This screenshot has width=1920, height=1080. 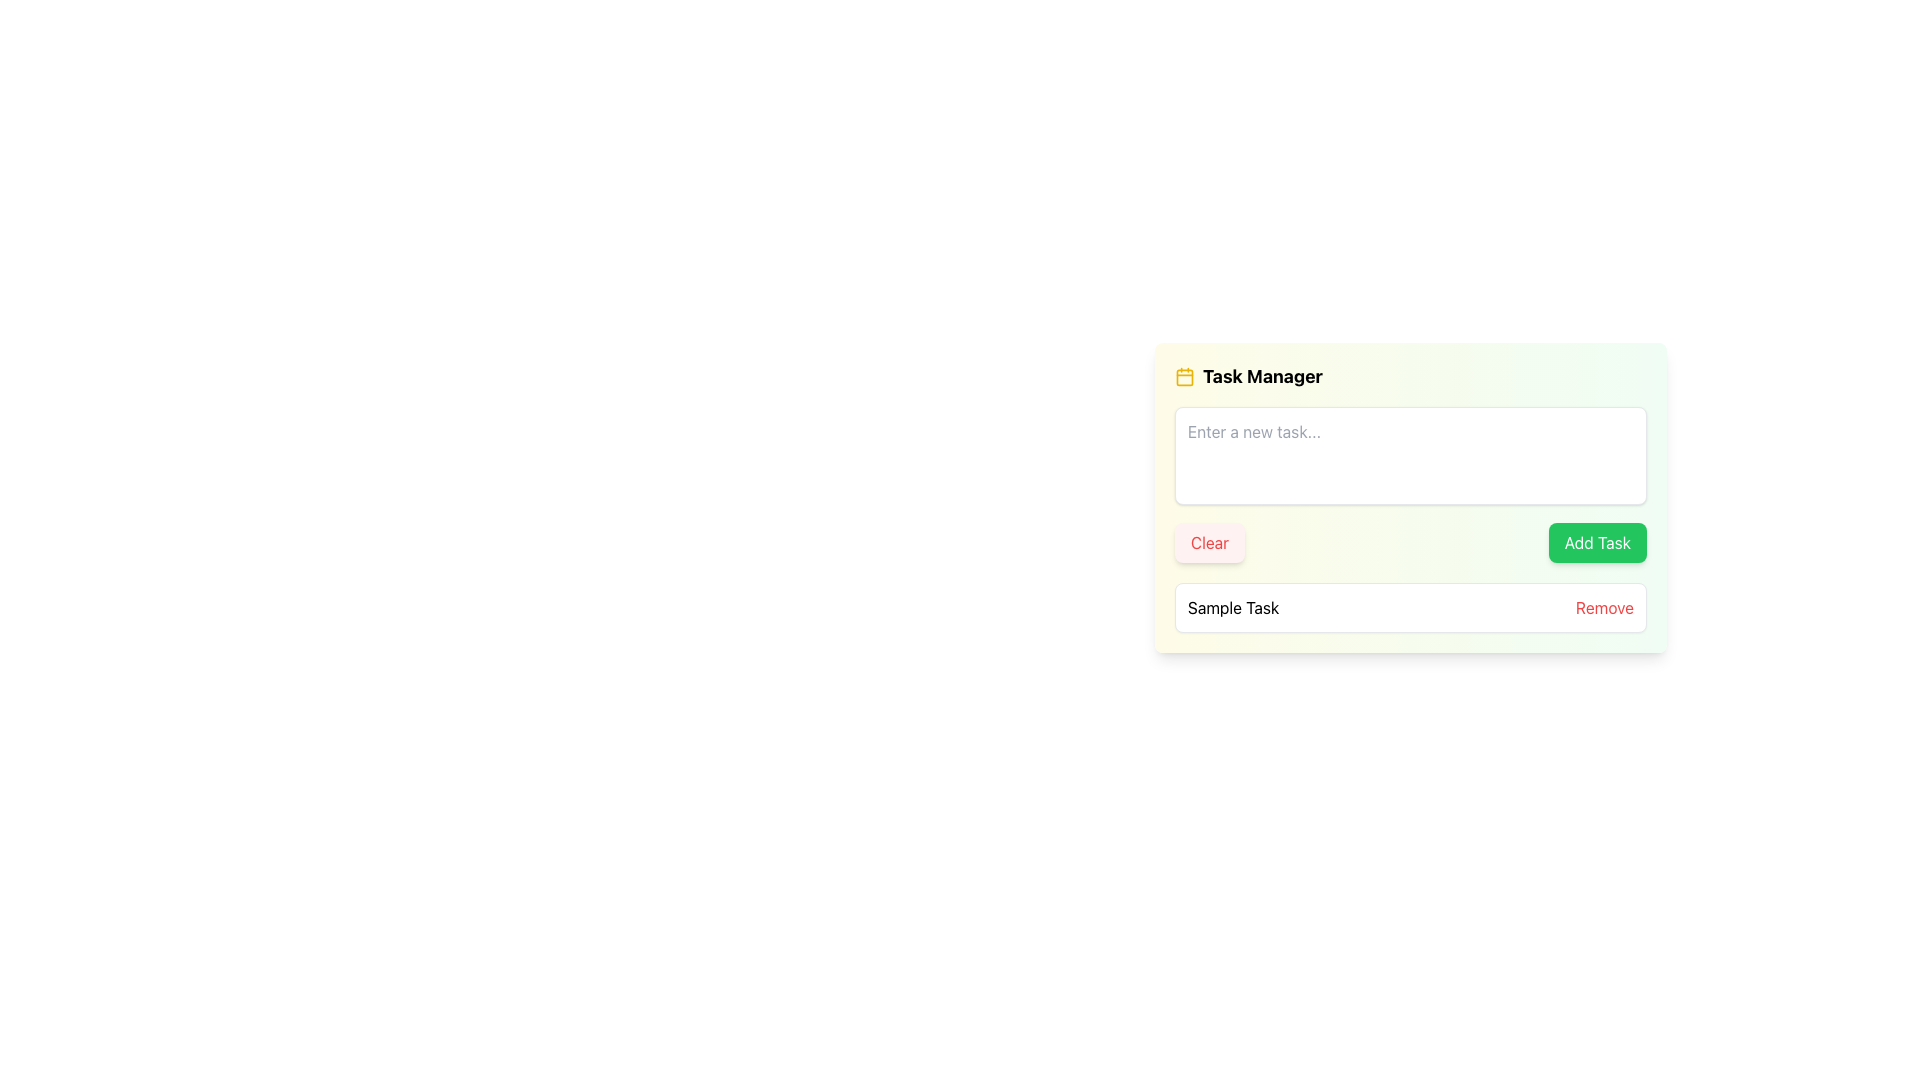 What do you see at coordinates (1185, 377) in the screenshot?
I see `the yellow calendar icon located to the left of the 'Task Manager' title in the header section` at bounding box center [1185, 377].